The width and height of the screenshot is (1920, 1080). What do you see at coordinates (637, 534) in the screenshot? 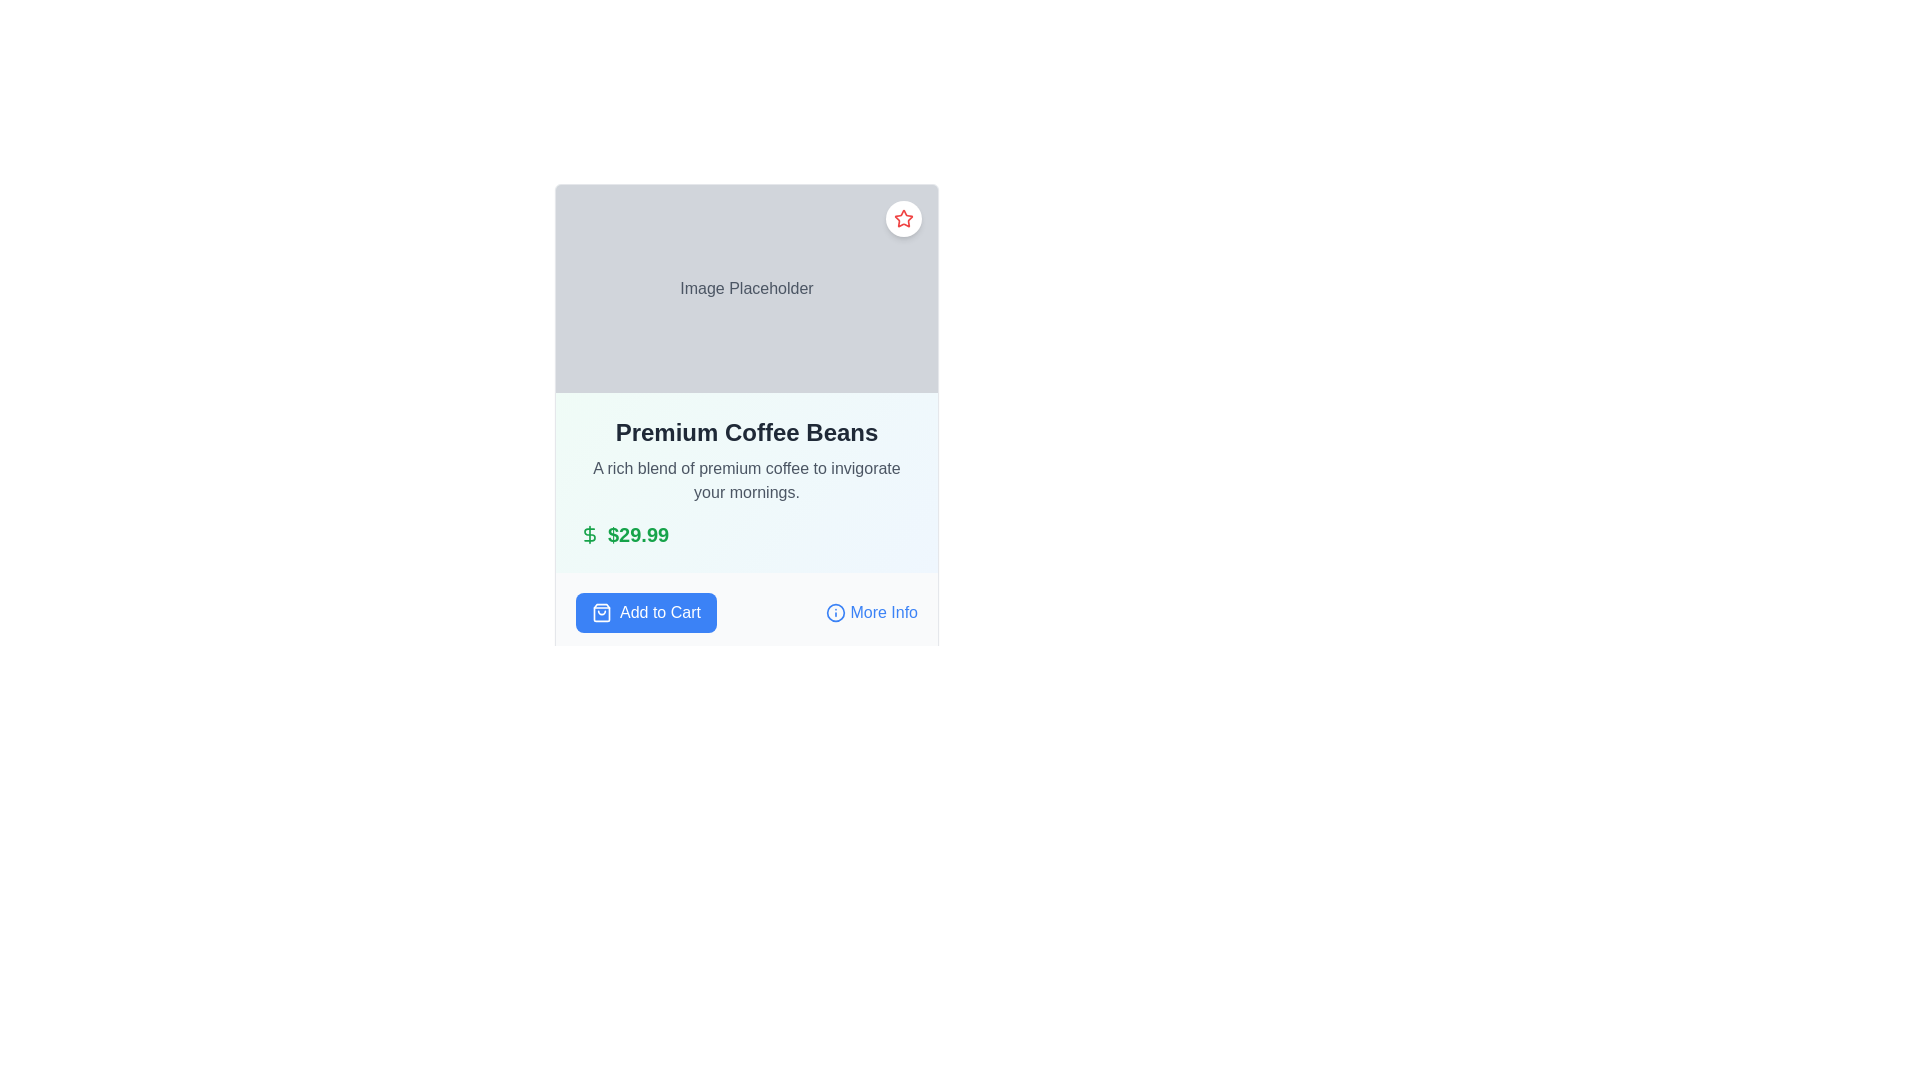
I see `price information displayed in the text element located in the lower section of the product card, to the right of the green dollar sign icon and above the action buttons` at bounding box center [637, 534].